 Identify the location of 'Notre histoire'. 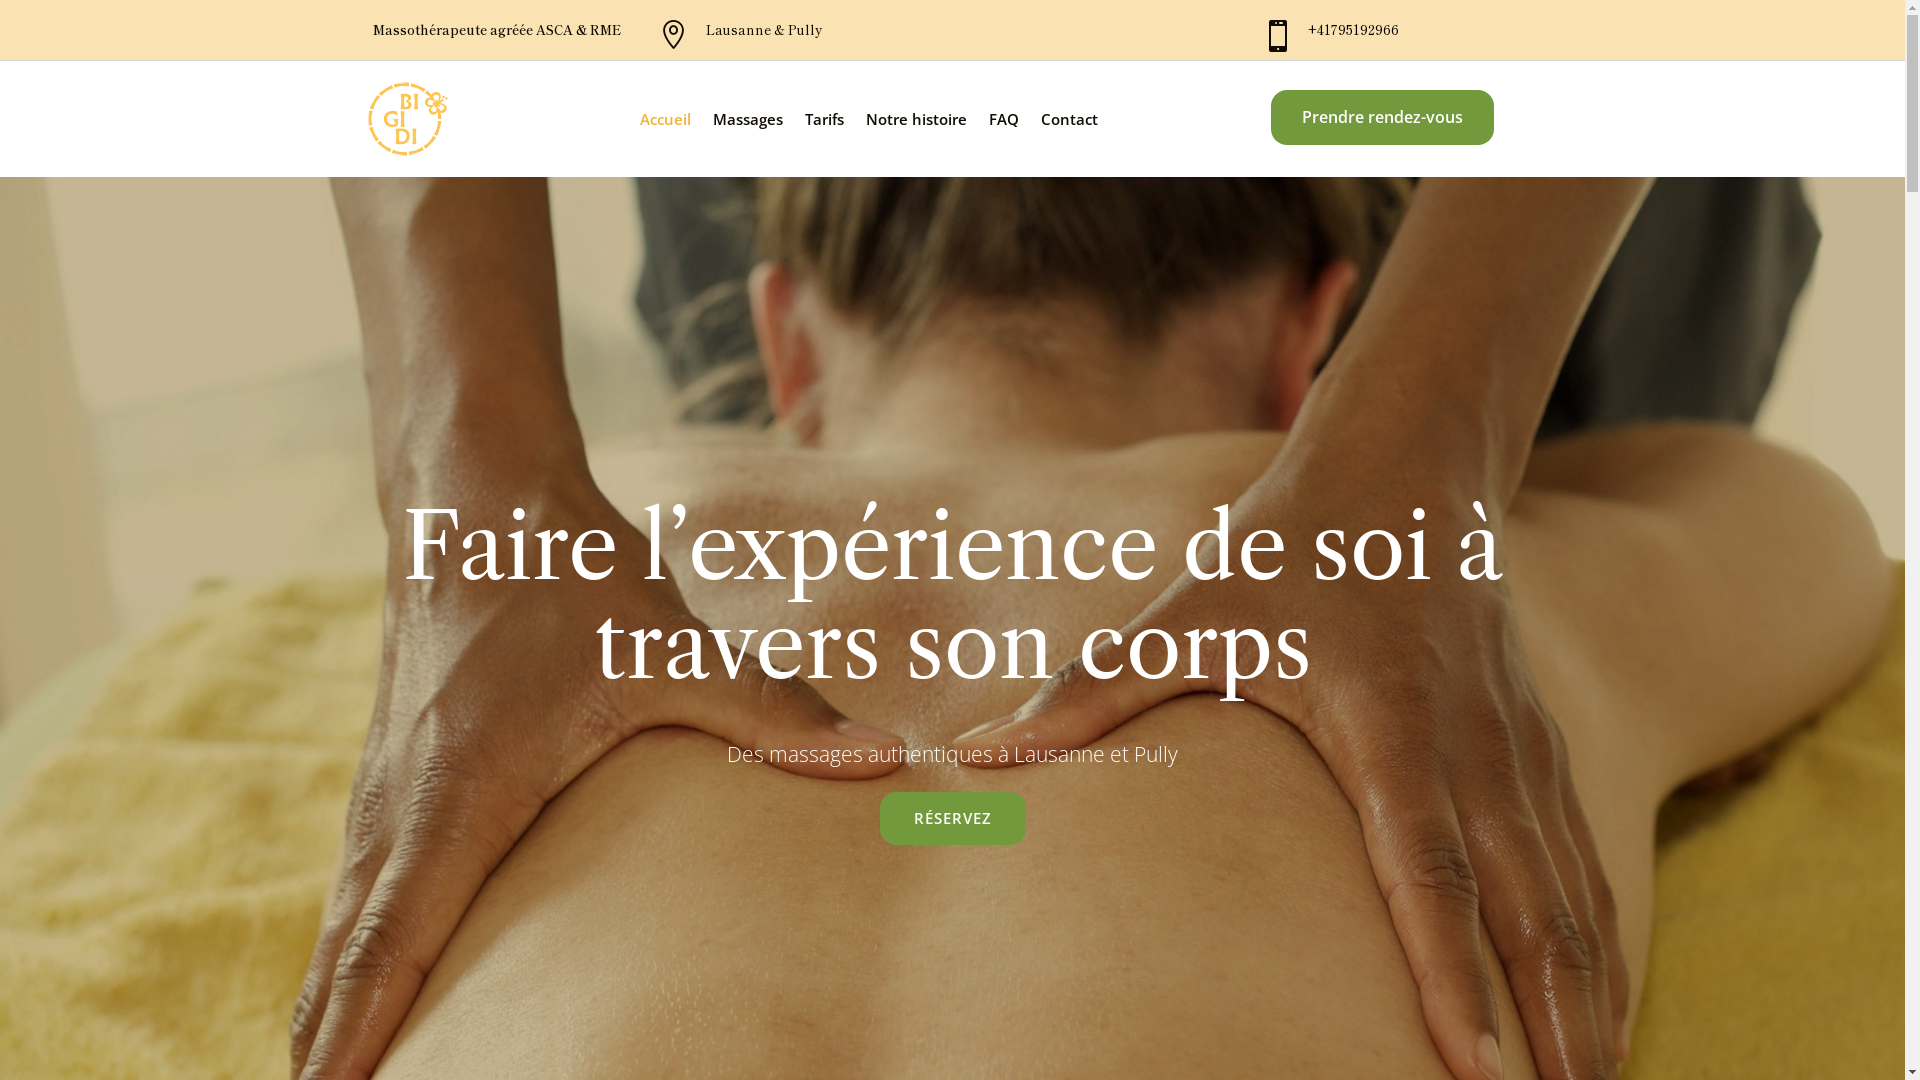
(915, 119).